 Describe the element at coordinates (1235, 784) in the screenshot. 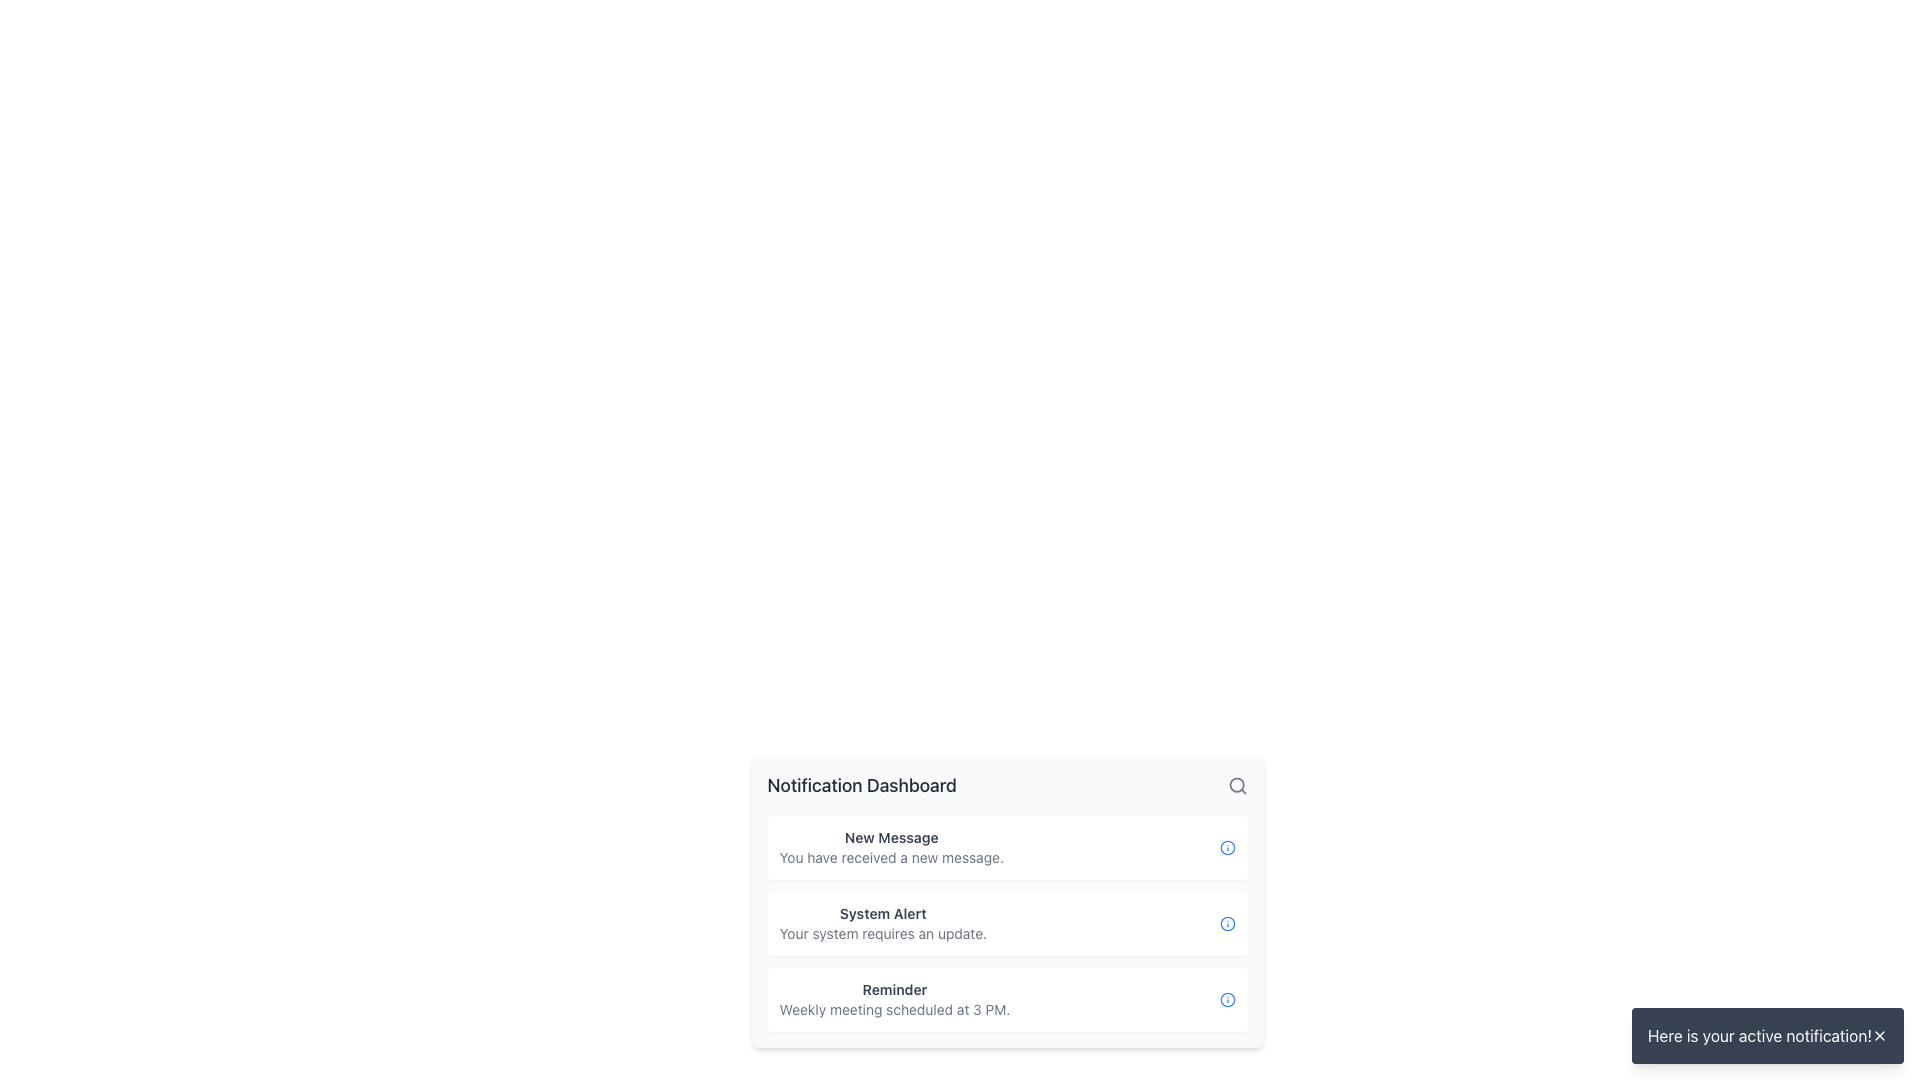

I see `the magnifying glass icon component located at the top-right corner of the Notification Dashboard header, which is part of the search functionality` at that location.